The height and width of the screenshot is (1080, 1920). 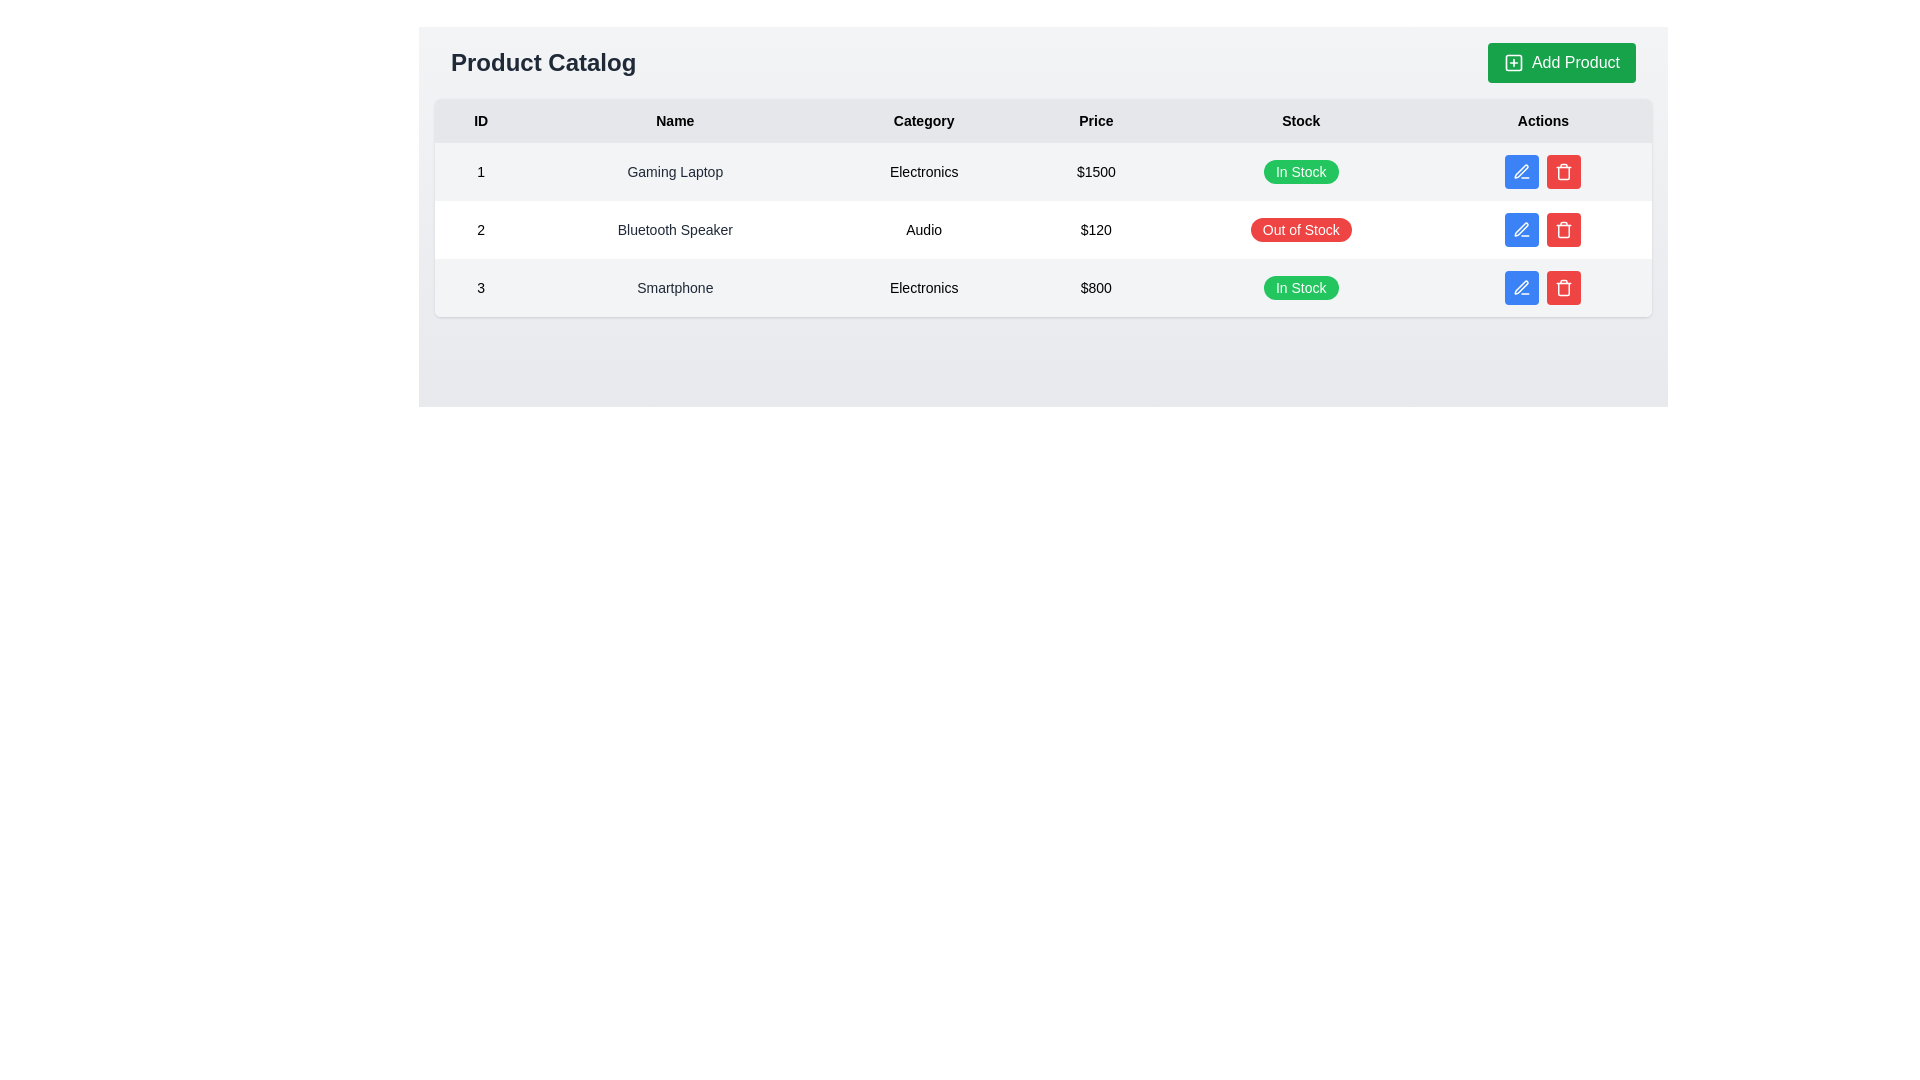 What do you see at coordinates (1521, 288) in the screenshot?
I see `the blue edit button with a pen icon located in the Actions column of the third row, which corresponds to the Smartphone product entry` at bounding box center [1521, 288].